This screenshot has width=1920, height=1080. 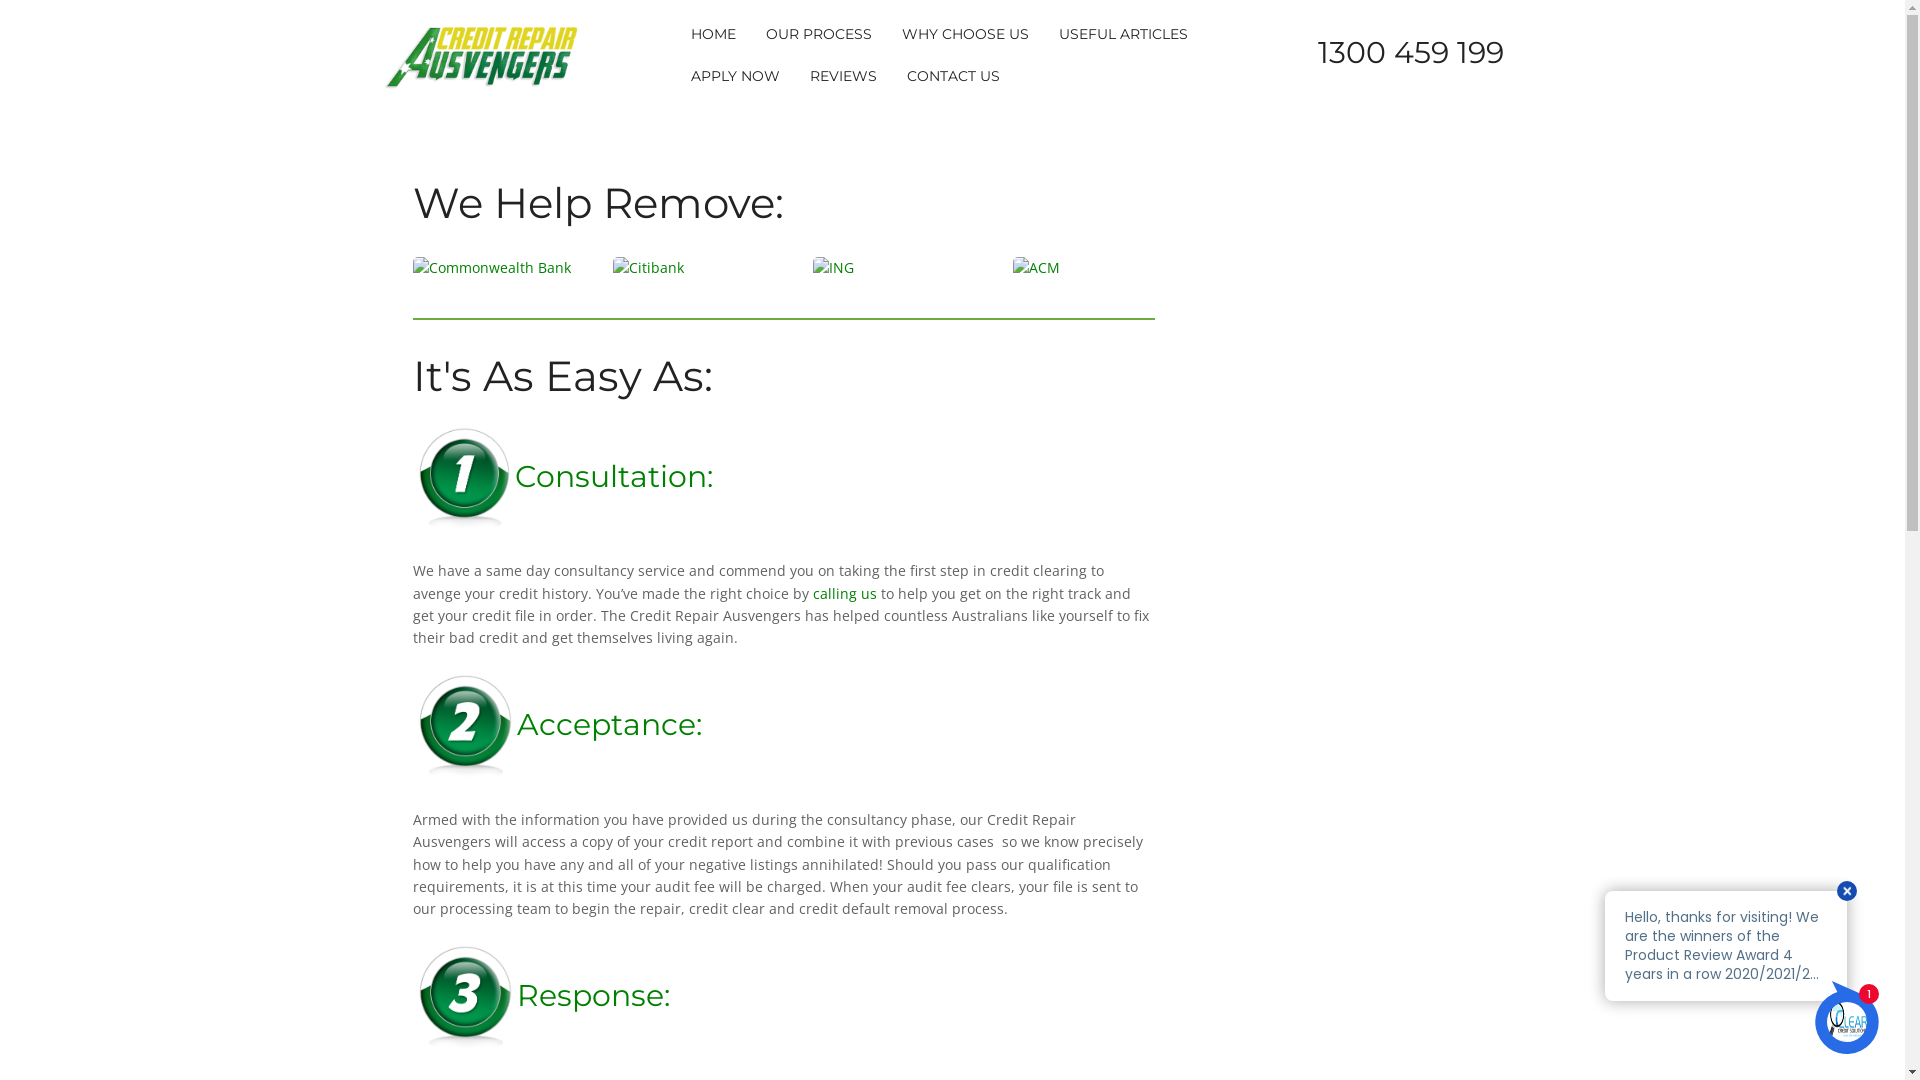 I want to click on 'HOME', so click(x=713, y=34).